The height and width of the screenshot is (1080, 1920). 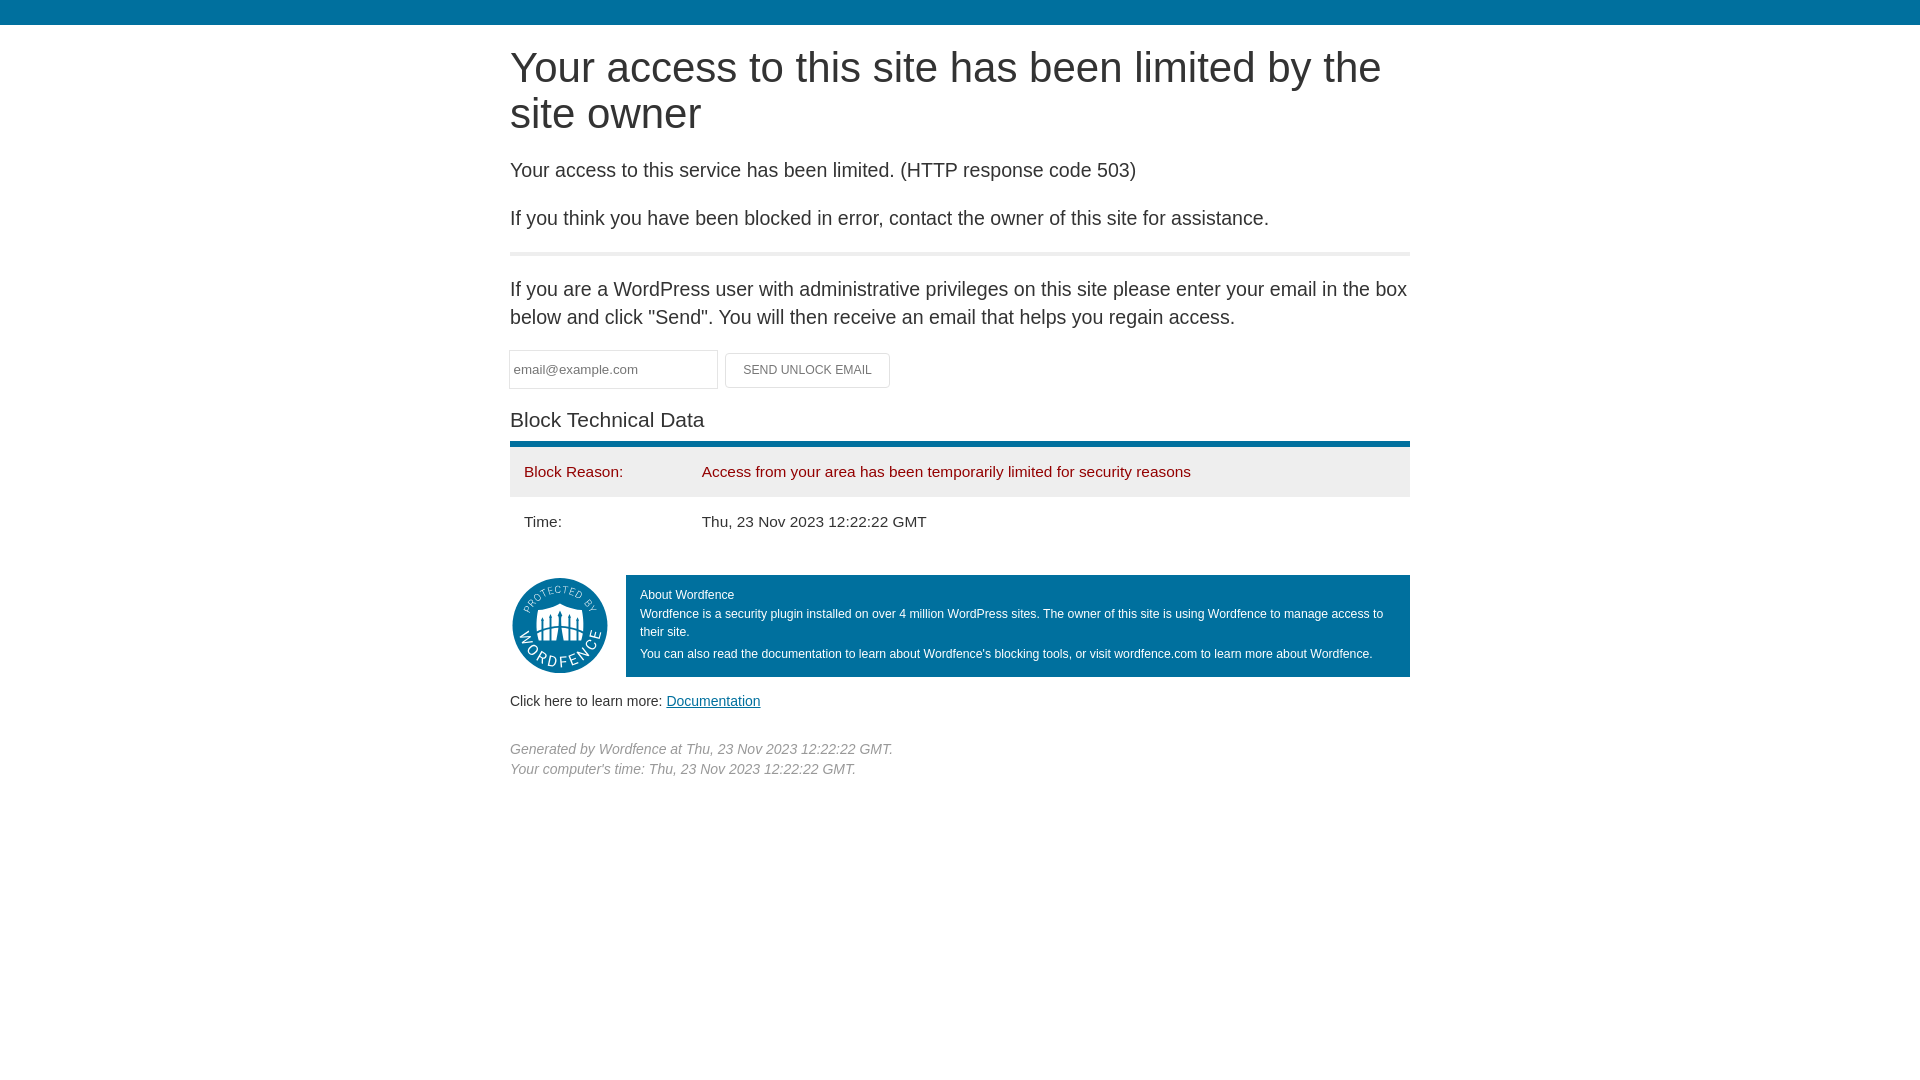 What do you see at coordinates (807, 370) in the screenshot?
I see `'Send Unlock Email'` at bounding box center [807, 370].